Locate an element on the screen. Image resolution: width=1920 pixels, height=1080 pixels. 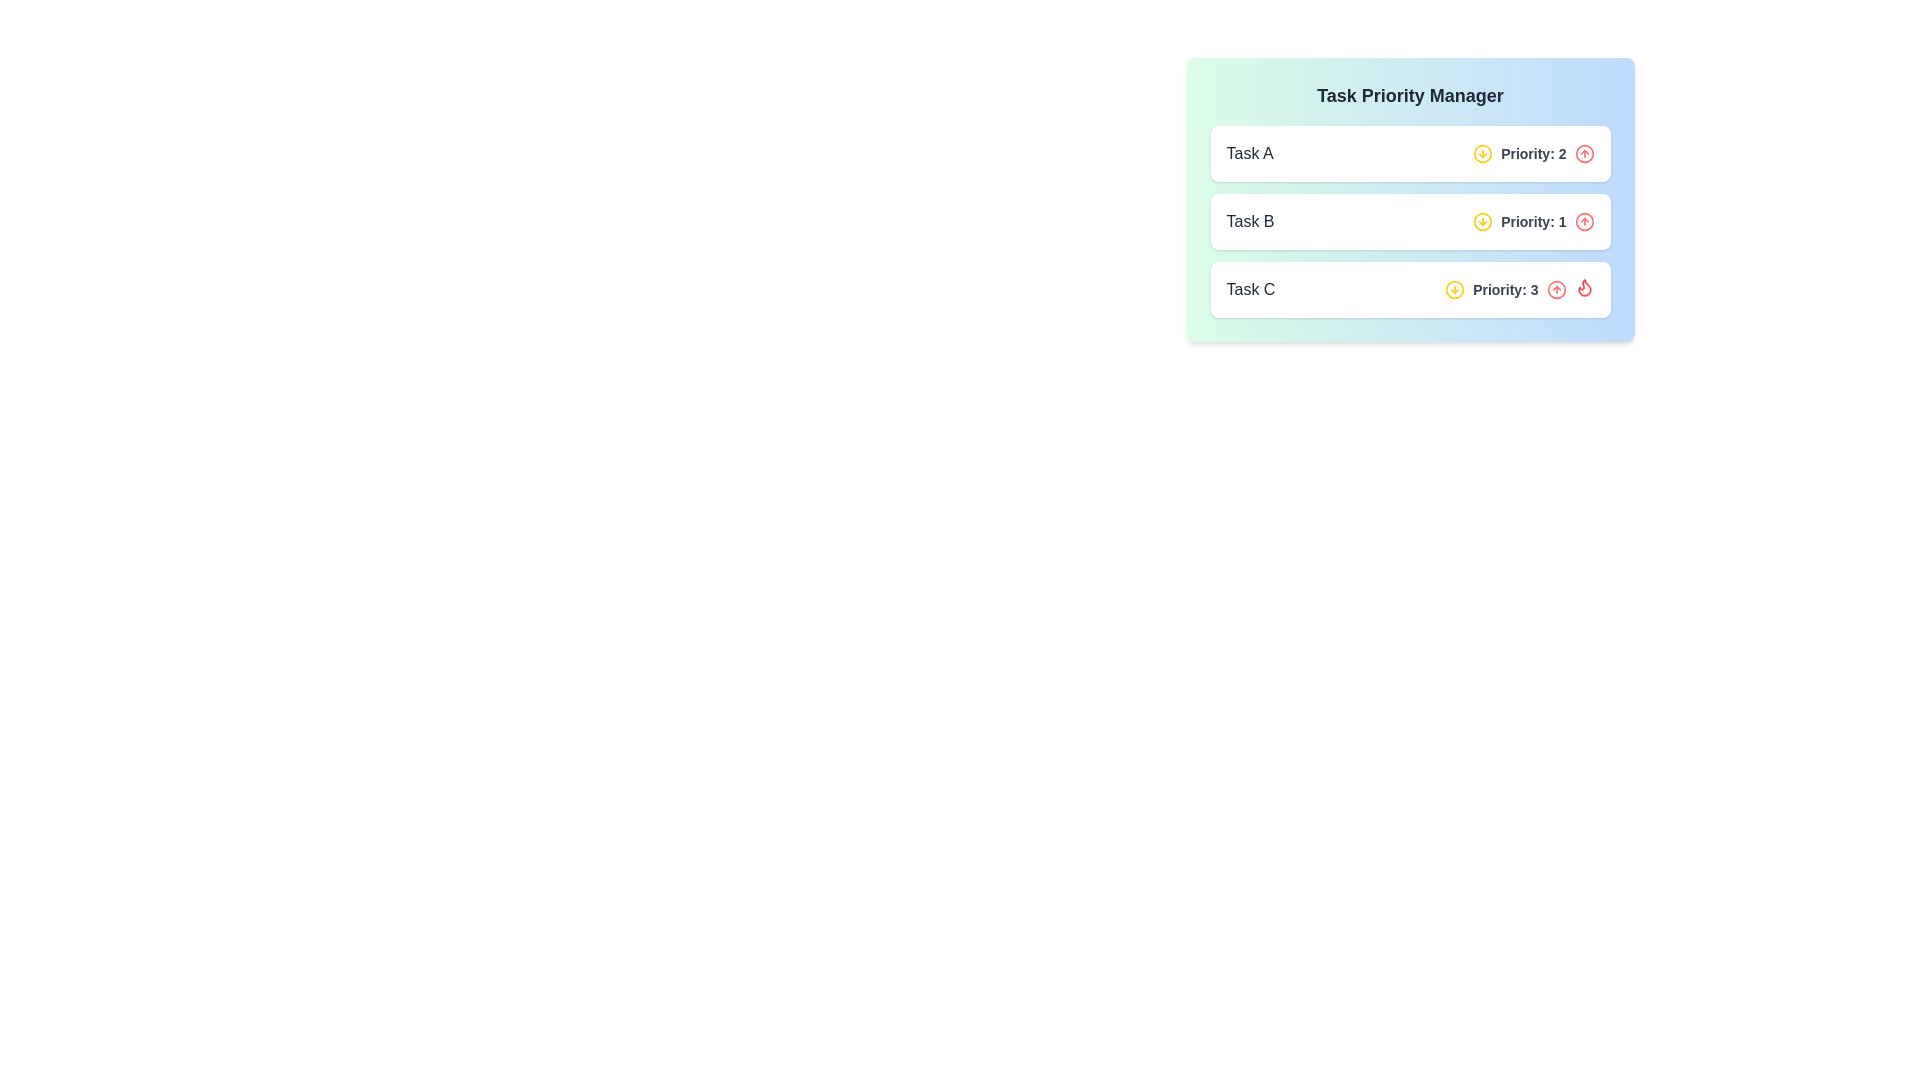
the circular icon button with a yellow border and a downward-pointing arrow, located next to the text 'Priority: 3' in the 'Task C' entry of the 'Task Priority Manager' section to decrease the priority is located at coordinates (1455, 289).